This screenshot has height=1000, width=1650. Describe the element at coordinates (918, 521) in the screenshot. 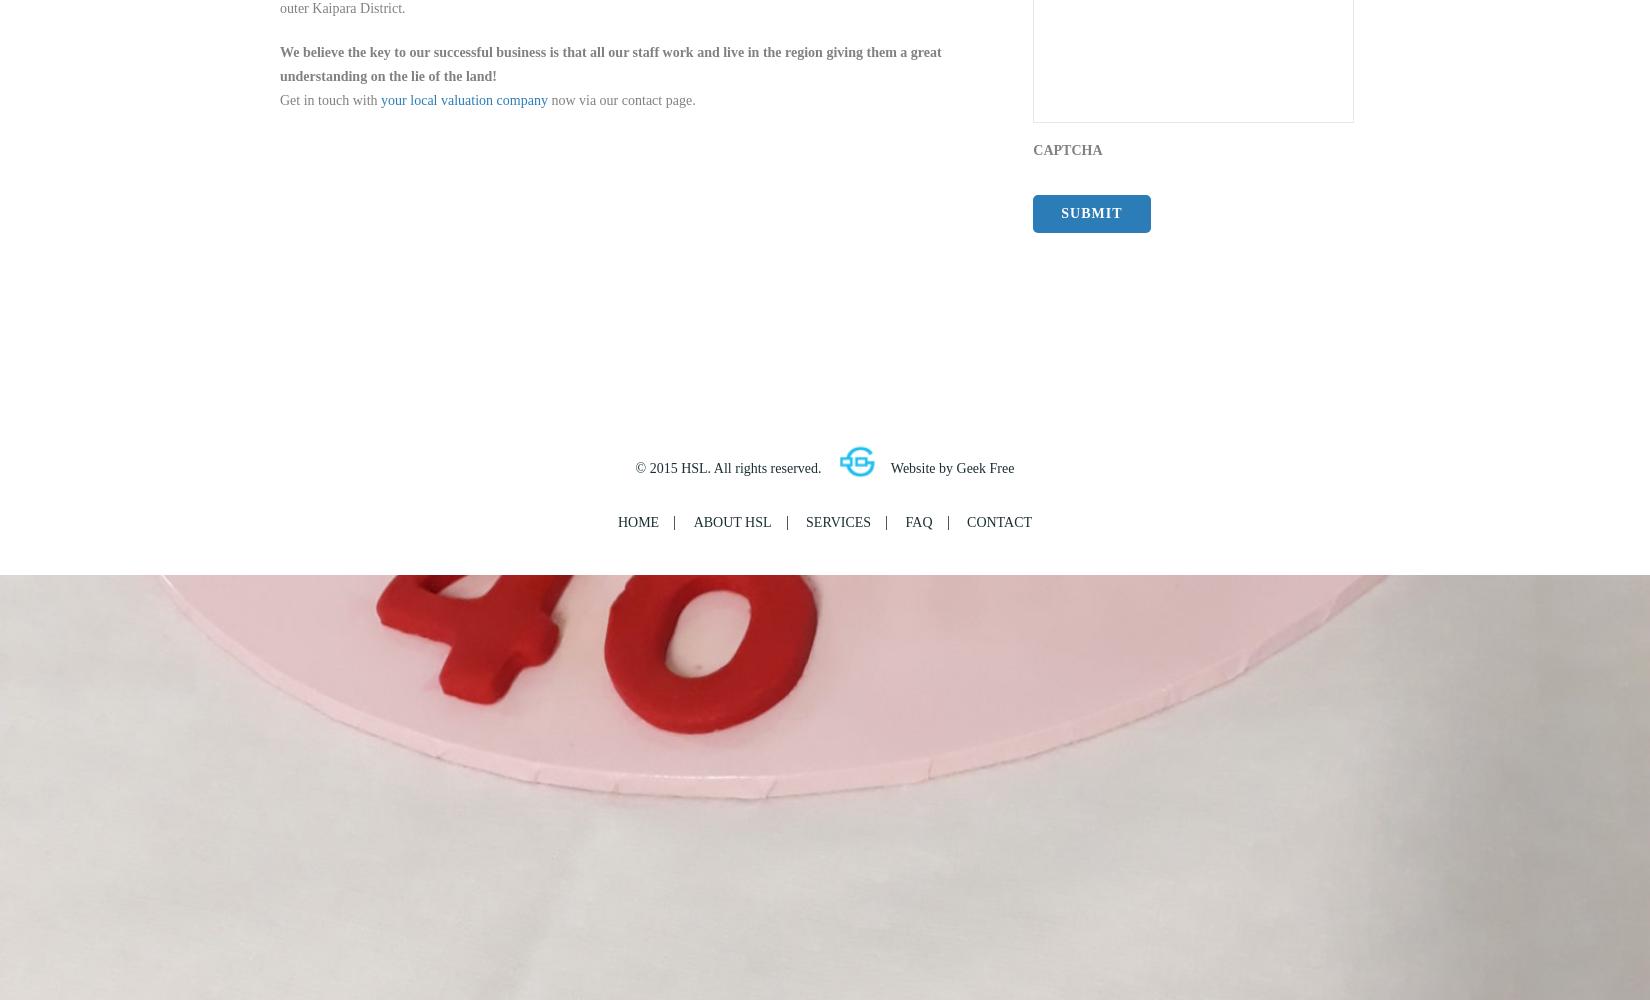

I see `'FAQ'` at that location.